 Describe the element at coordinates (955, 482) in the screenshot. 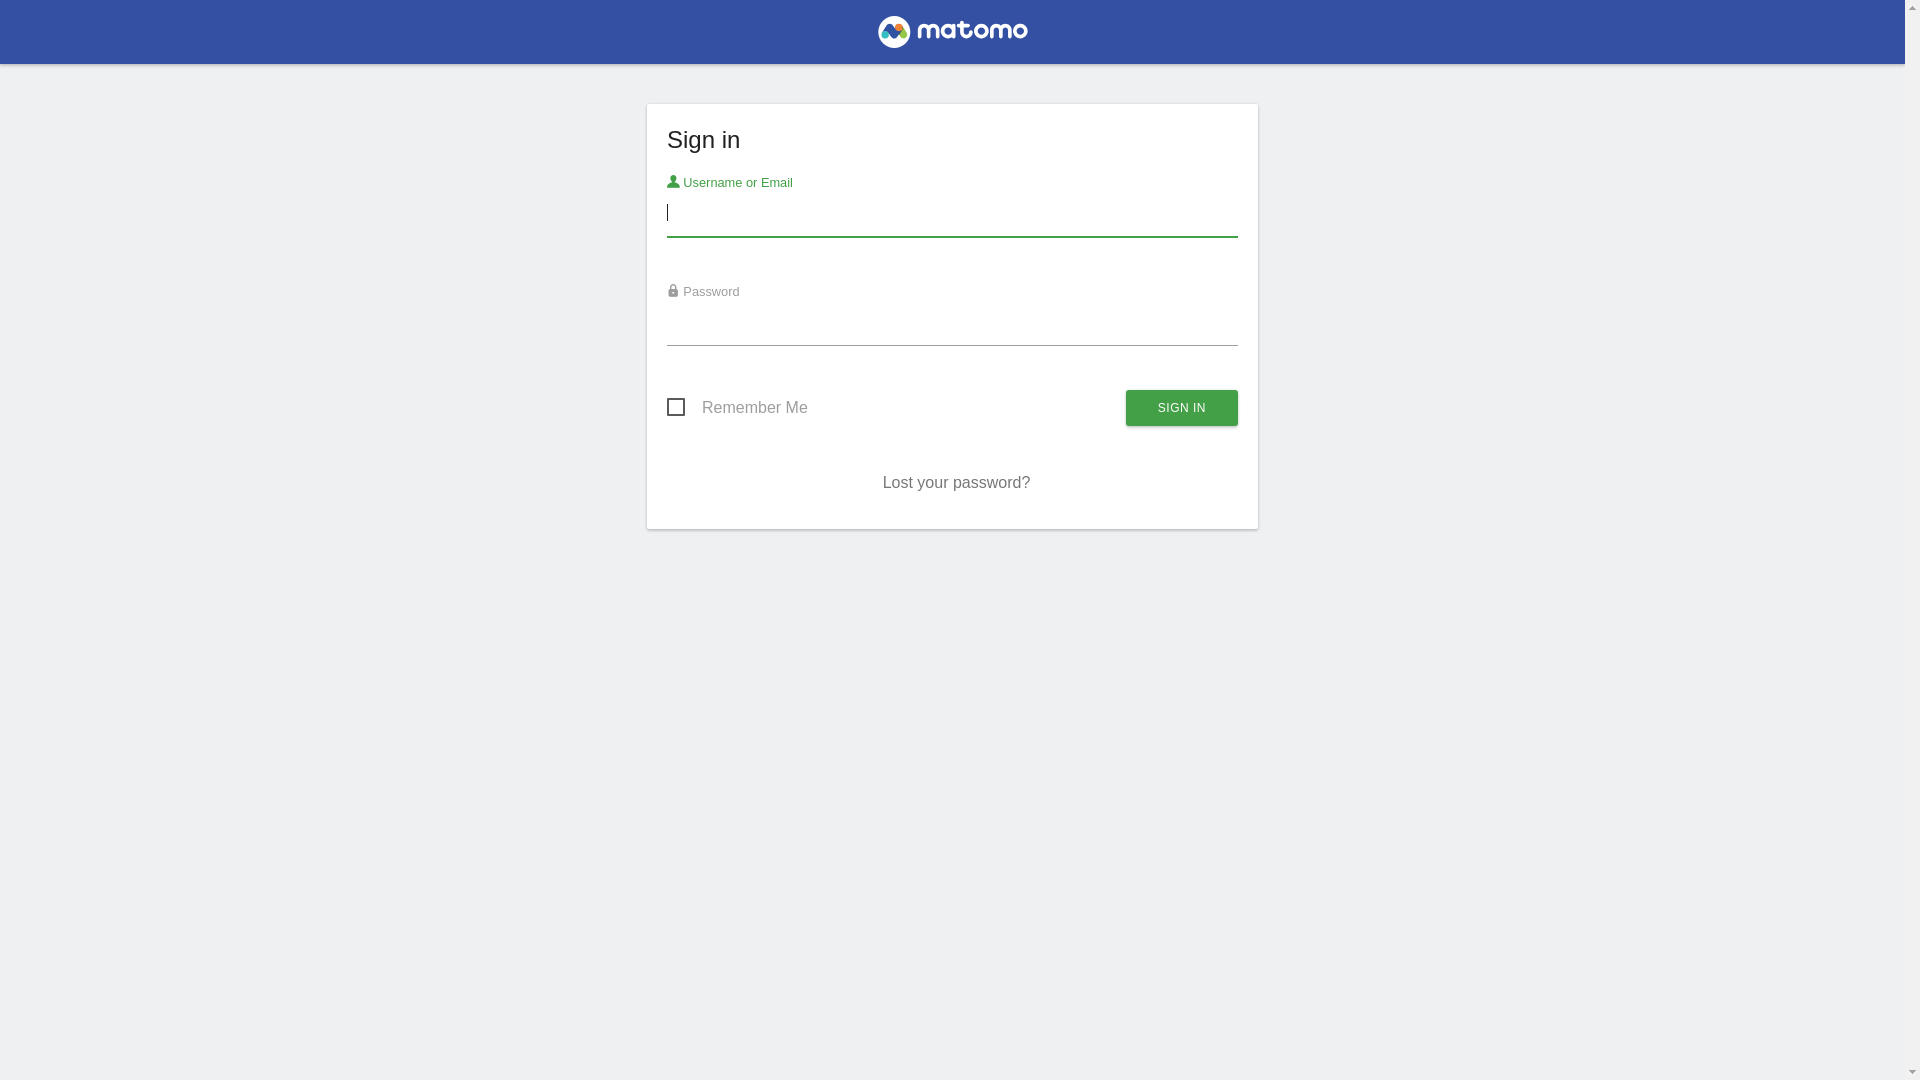

I see `'Lost your password?'` at that location.